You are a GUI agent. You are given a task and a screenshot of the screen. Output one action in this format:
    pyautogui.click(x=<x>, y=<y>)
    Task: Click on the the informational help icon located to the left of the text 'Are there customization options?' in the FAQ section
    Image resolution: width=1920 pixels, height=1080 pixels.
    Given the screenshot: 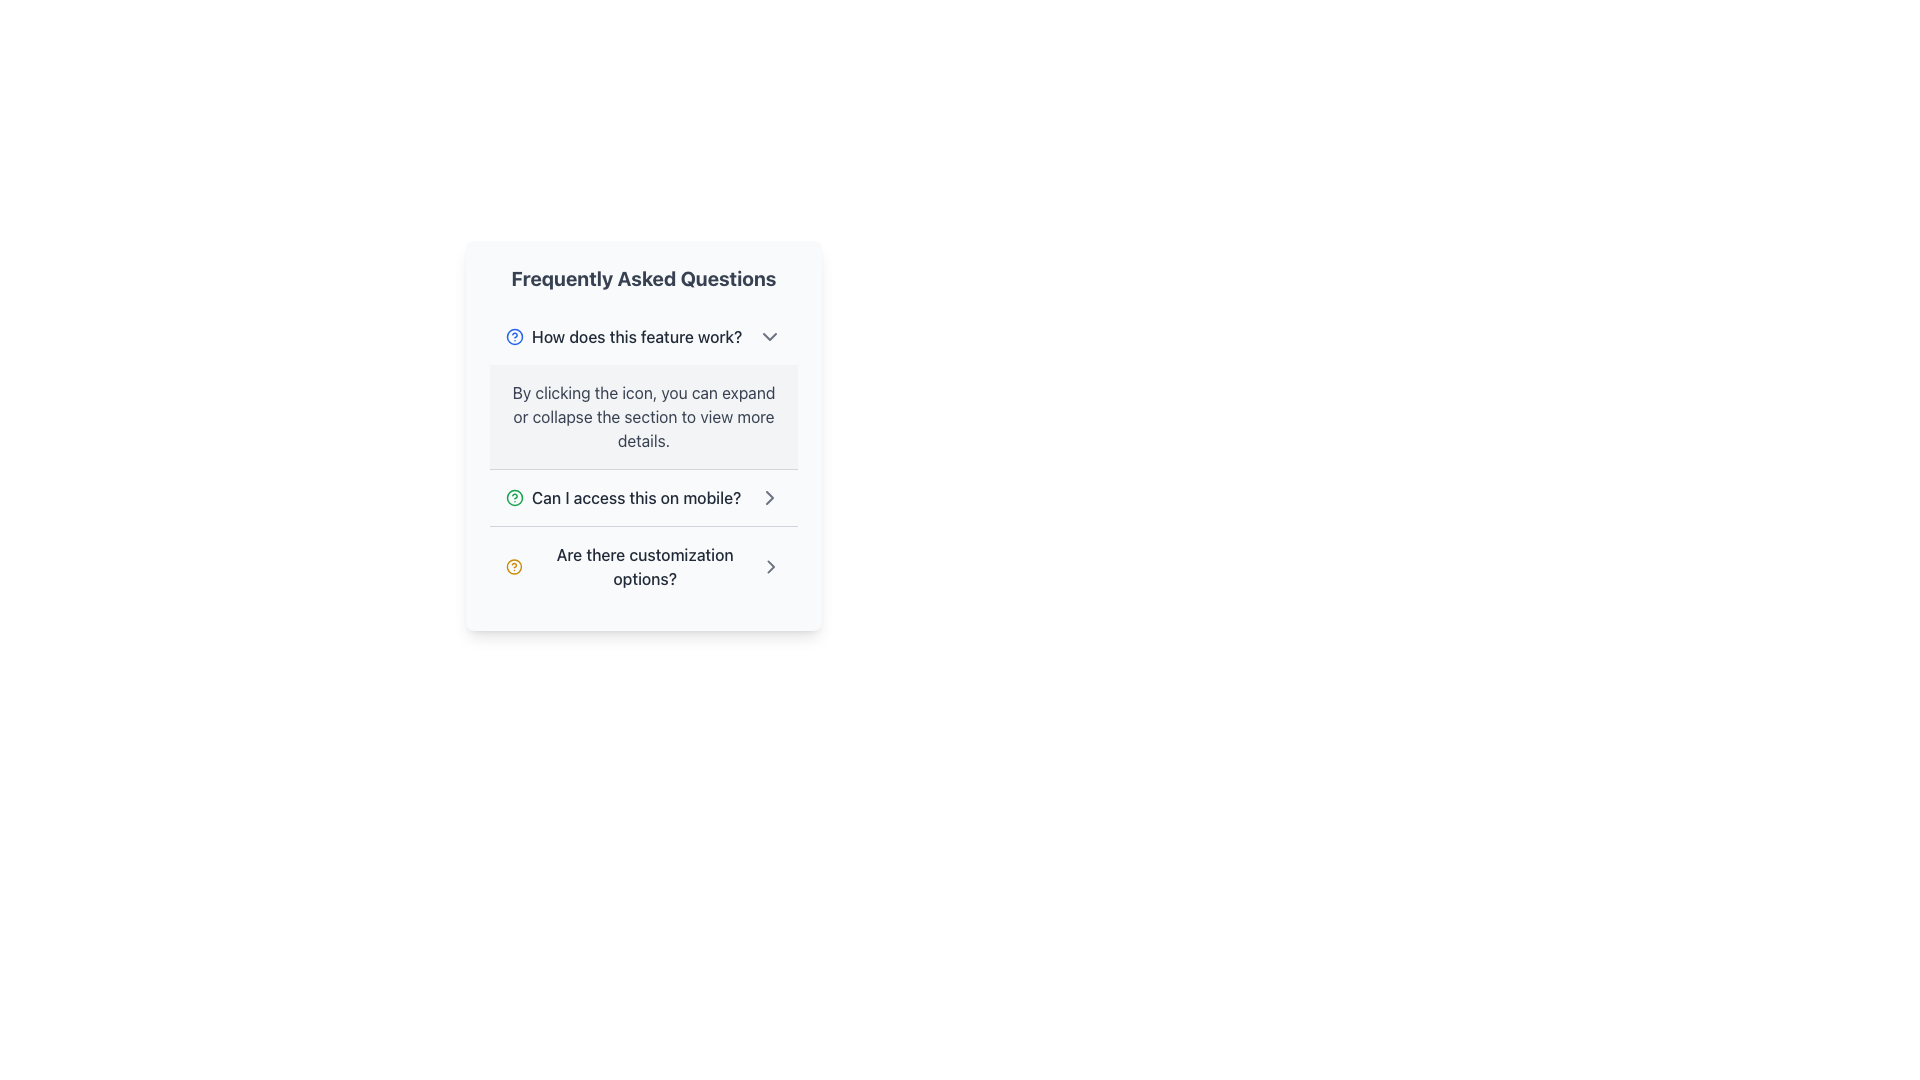 What is the action you would take?
    pyautogui.click(x=514, y=567)
    